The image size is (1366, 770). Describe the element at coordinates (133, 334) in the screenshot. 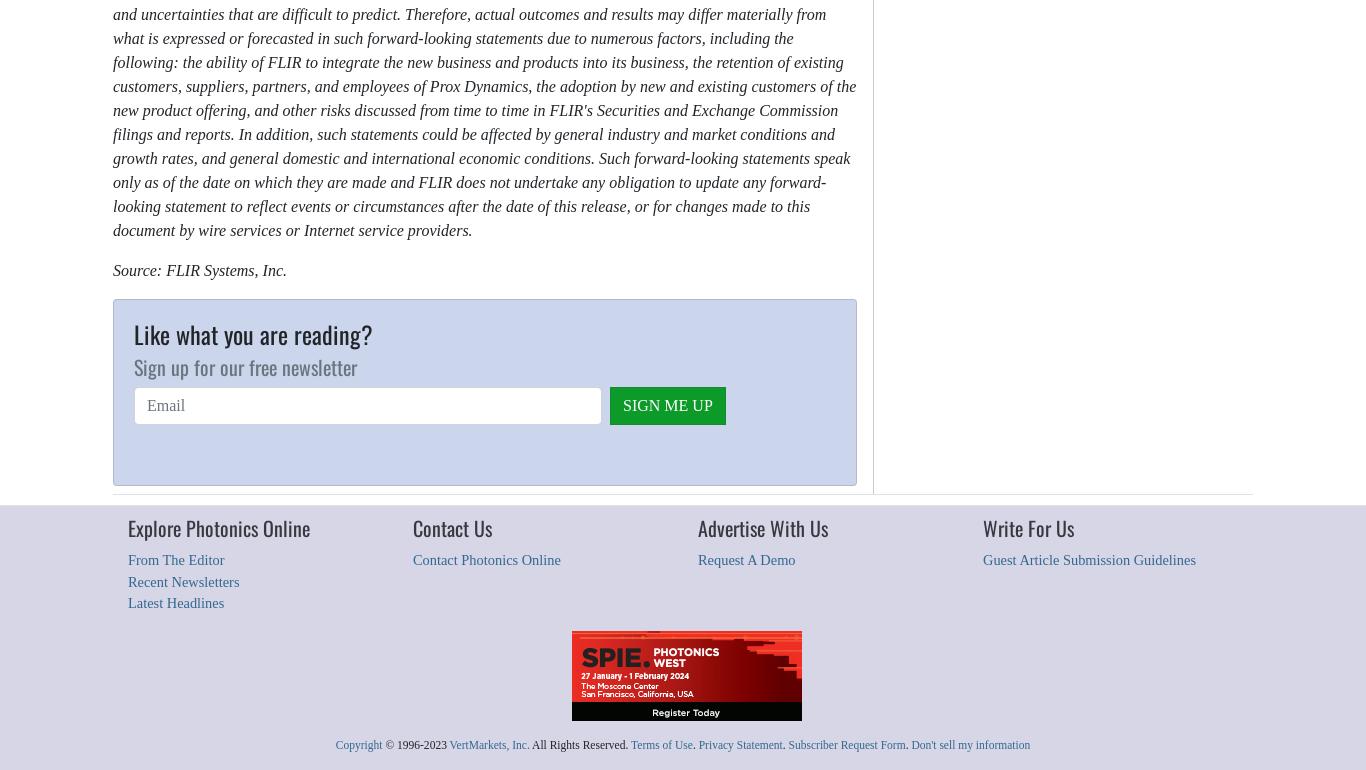

I see `'Like what you are reading?'` at that location.